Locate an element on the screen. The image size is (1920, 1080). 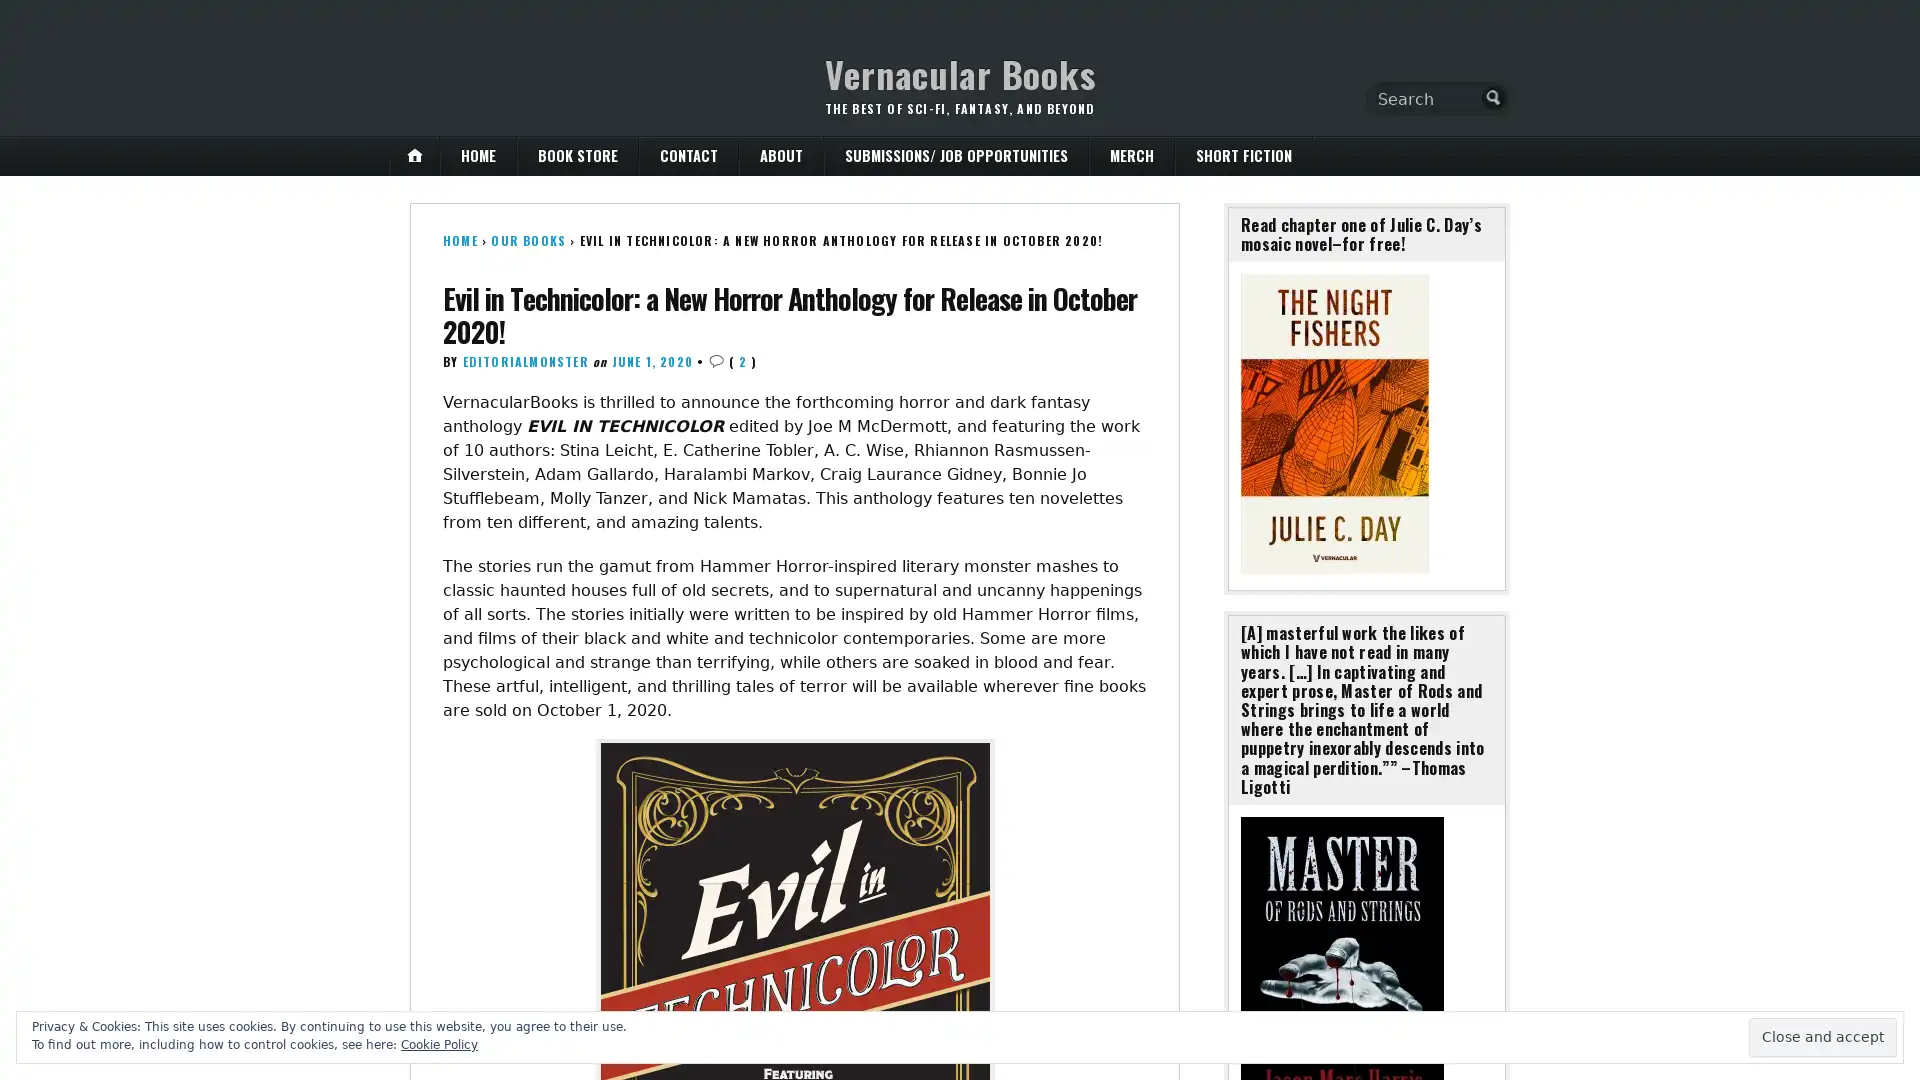
Close and accept is located at coordinates (1823, 1036).